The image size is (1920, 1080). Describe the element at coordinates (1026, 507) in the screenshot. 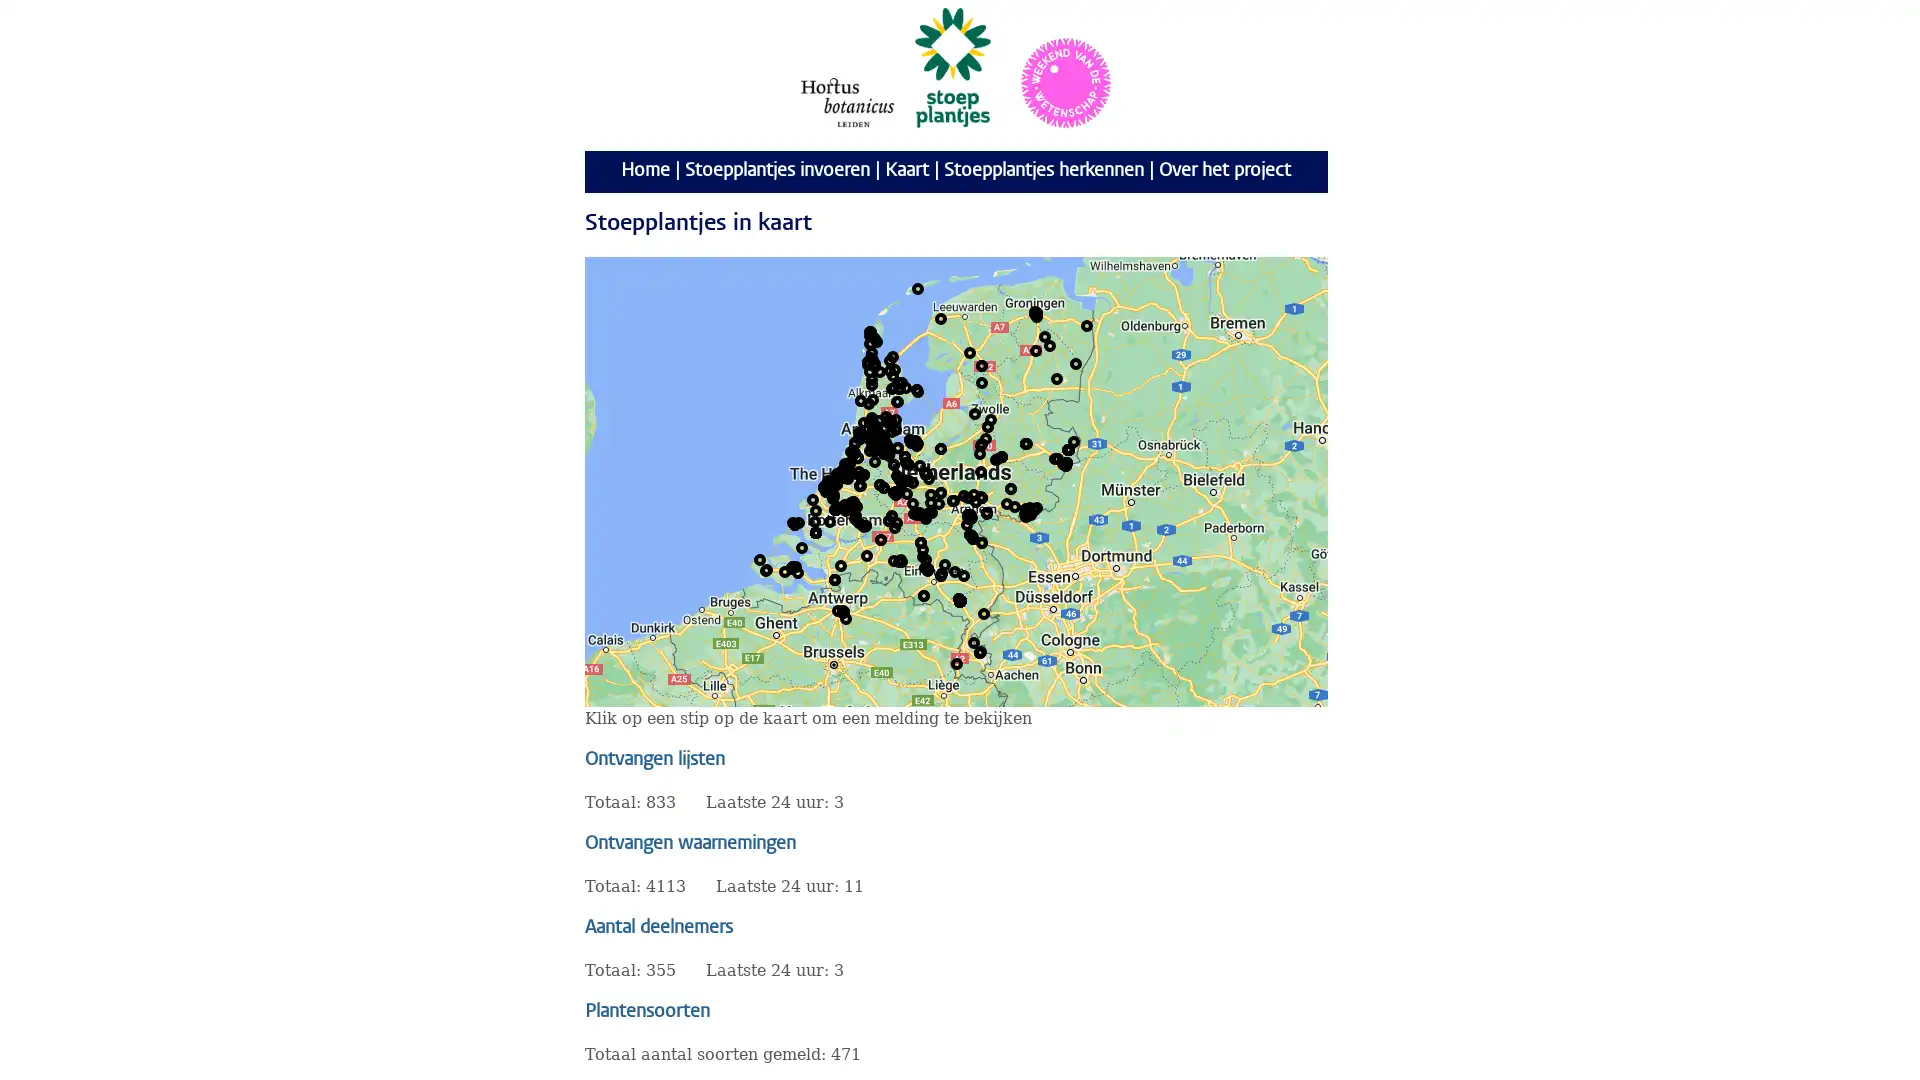

I see `Telling van op 11 mei 2022` at that location.